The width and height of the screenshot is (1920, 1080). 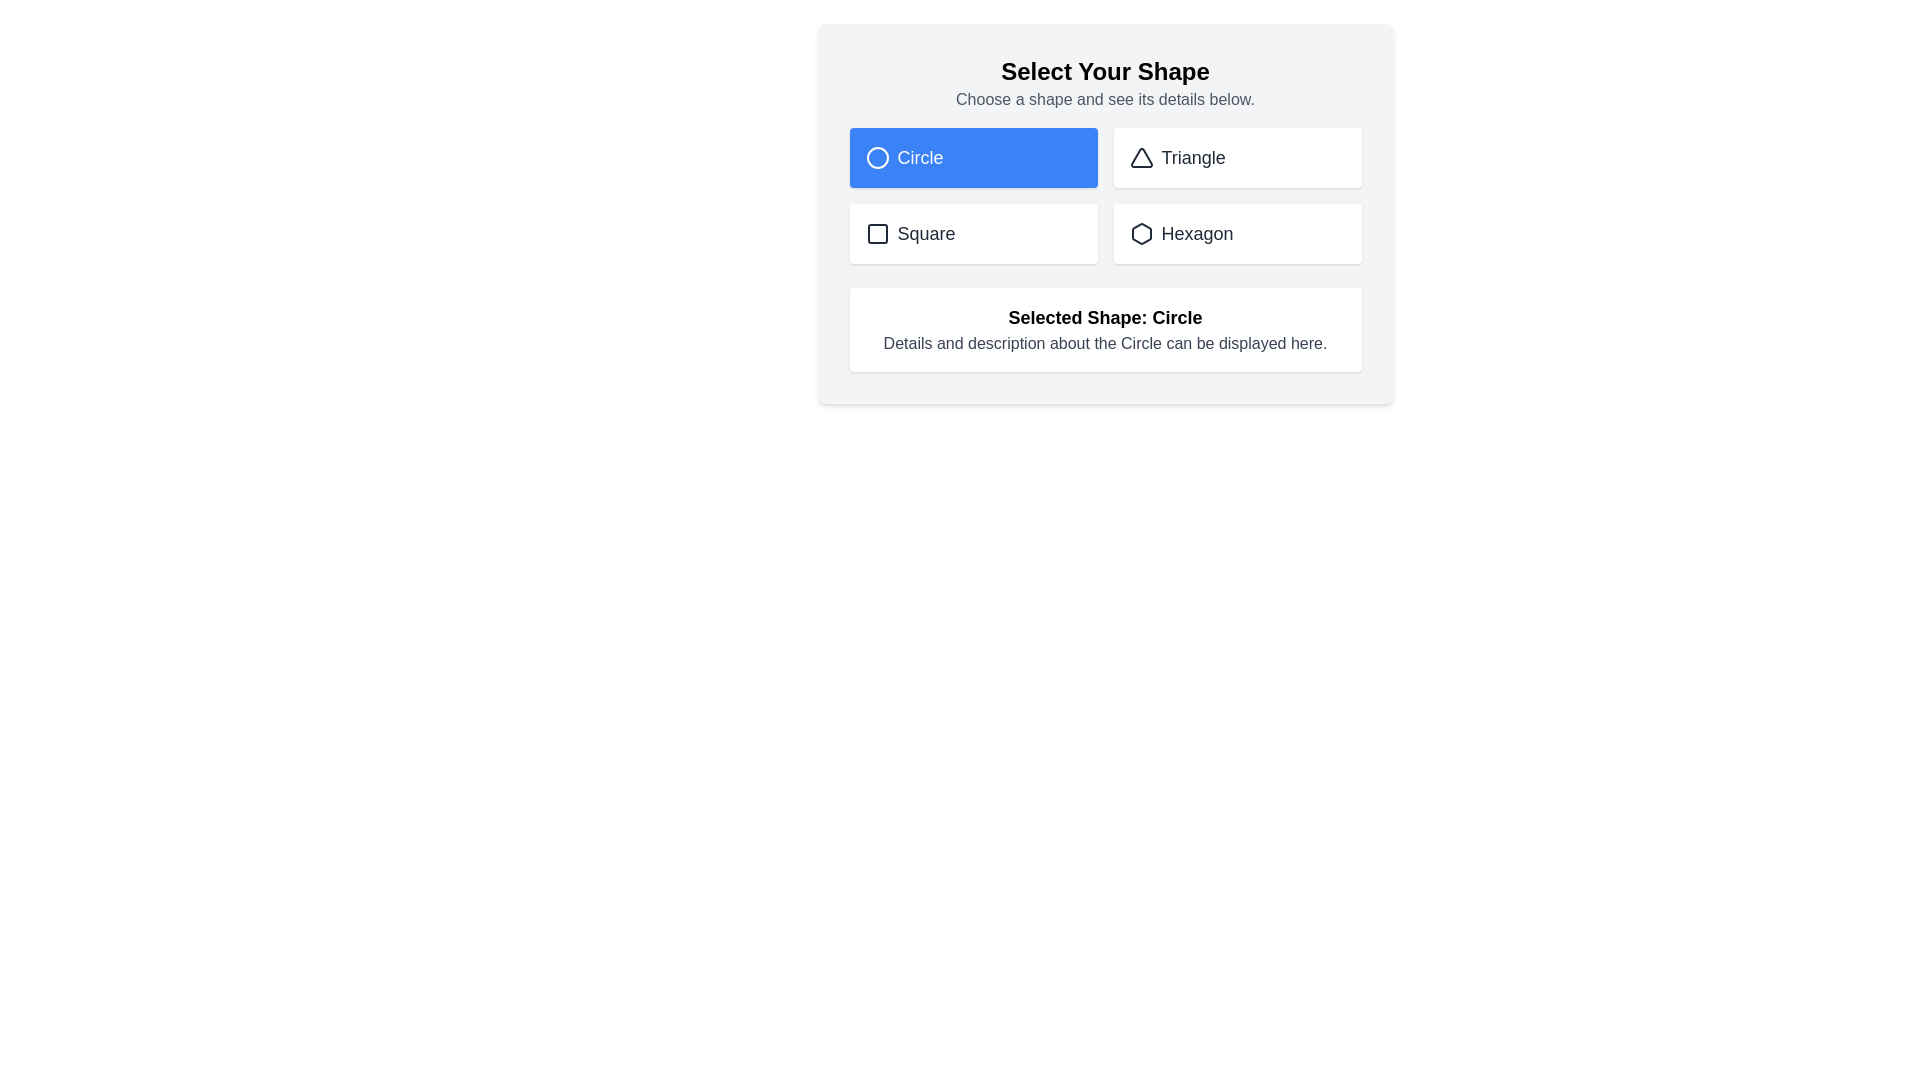 What do you see at coordinates (877, 233) in the screenshot?
I see `the small square-shaped graphic with rounded corners representing the 'Square' choice in the selection interface` at bounding box center [877, 233].